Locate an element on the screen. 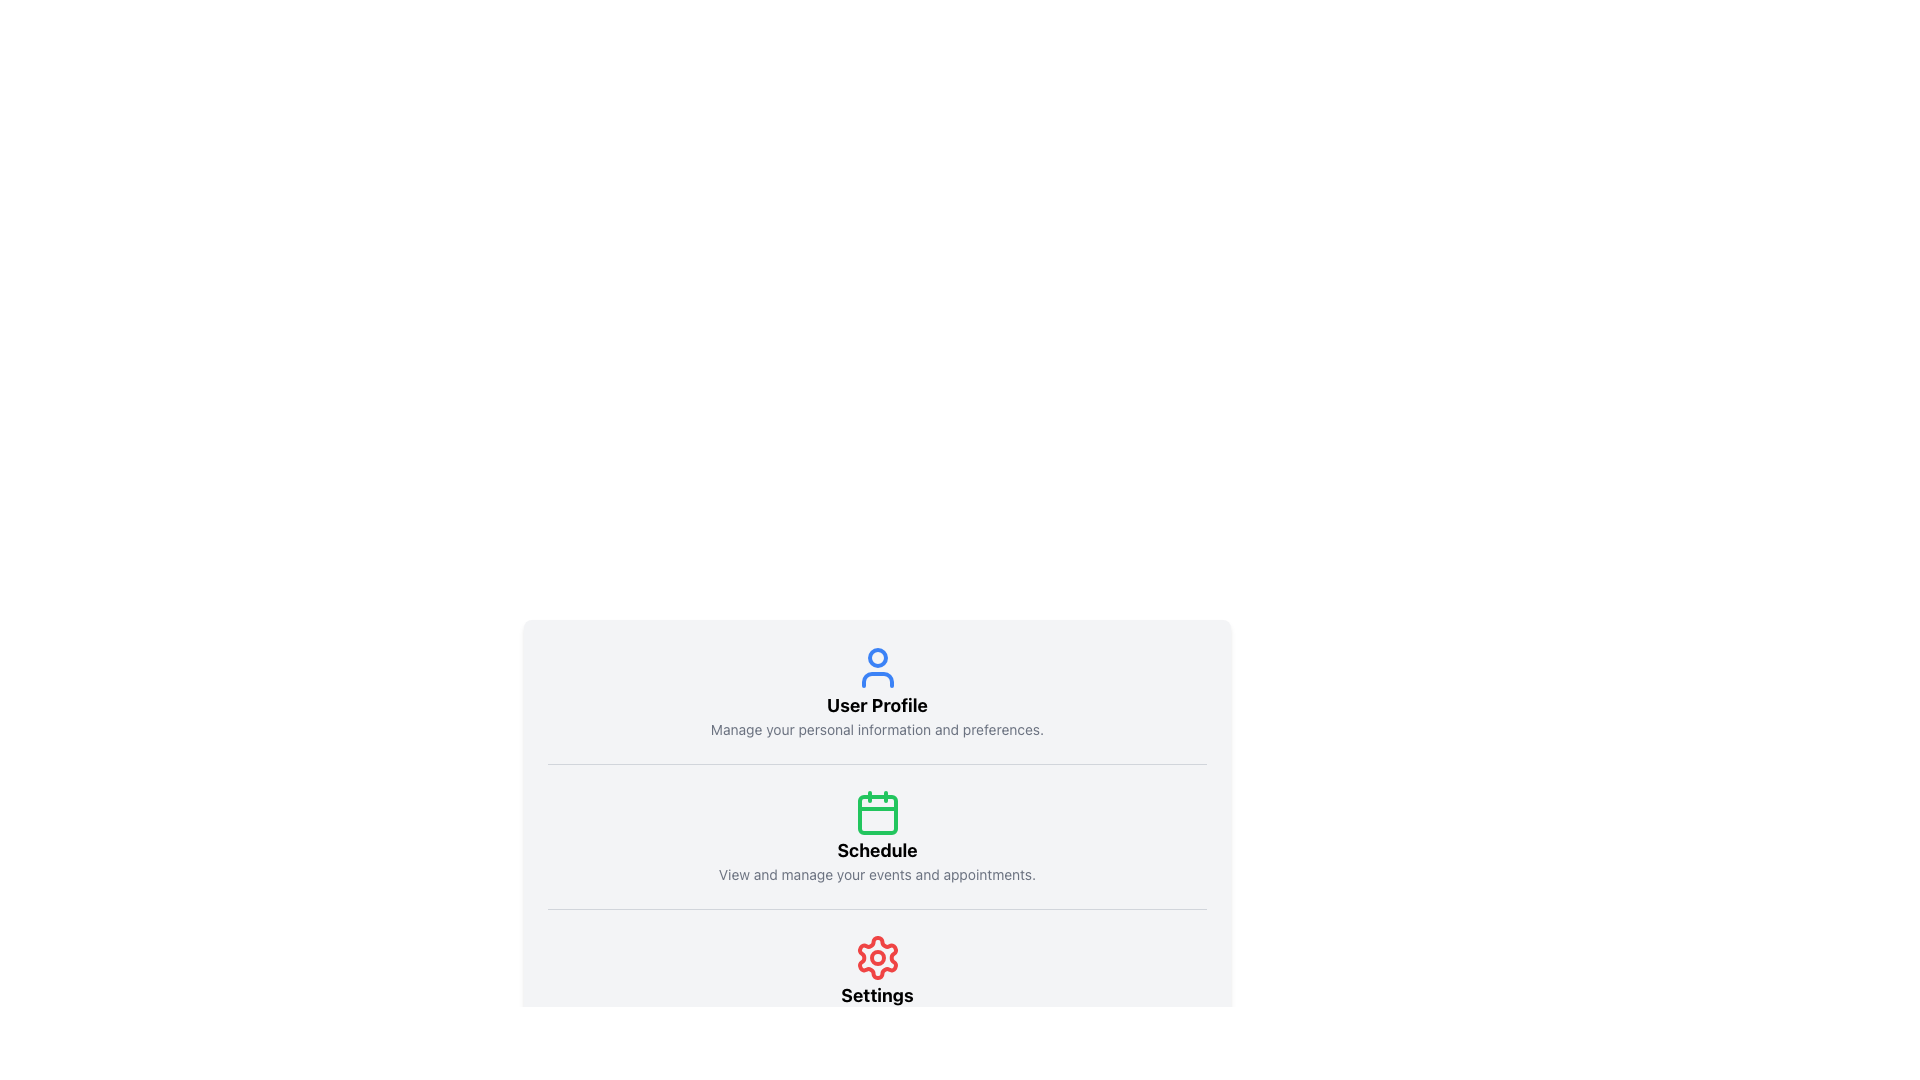 The image size is (1920, 1080). the user profile icon, which represents the head in the user profile icon, located at the top of the section above the text label 'User Profile' is located at coordinates (877, 658).